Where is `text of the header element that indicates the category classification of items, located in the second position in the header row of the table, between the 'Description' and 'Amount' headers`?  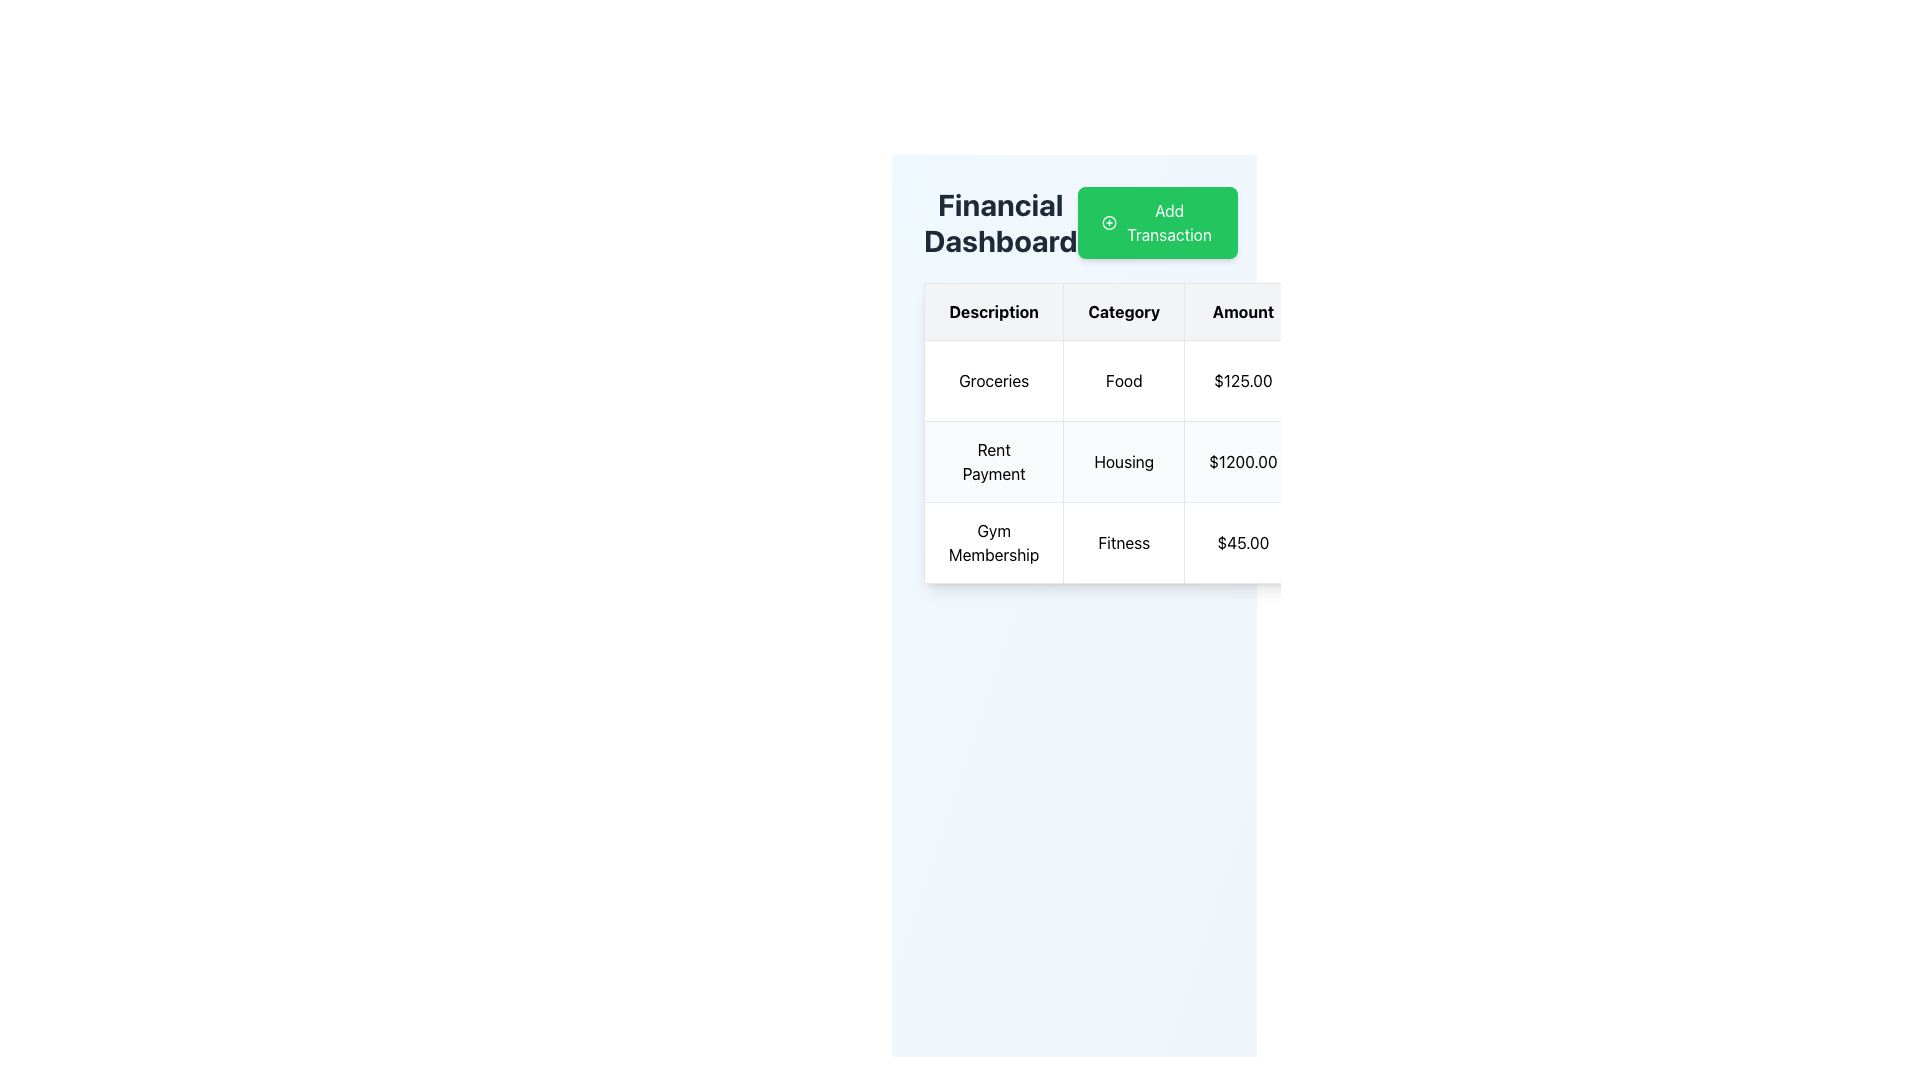 text of the header element that indicates the category classification of items, located in the second position in the header row of the table, between the 'Description' and 'Amount' headers is located at coordinates (1124, 312).